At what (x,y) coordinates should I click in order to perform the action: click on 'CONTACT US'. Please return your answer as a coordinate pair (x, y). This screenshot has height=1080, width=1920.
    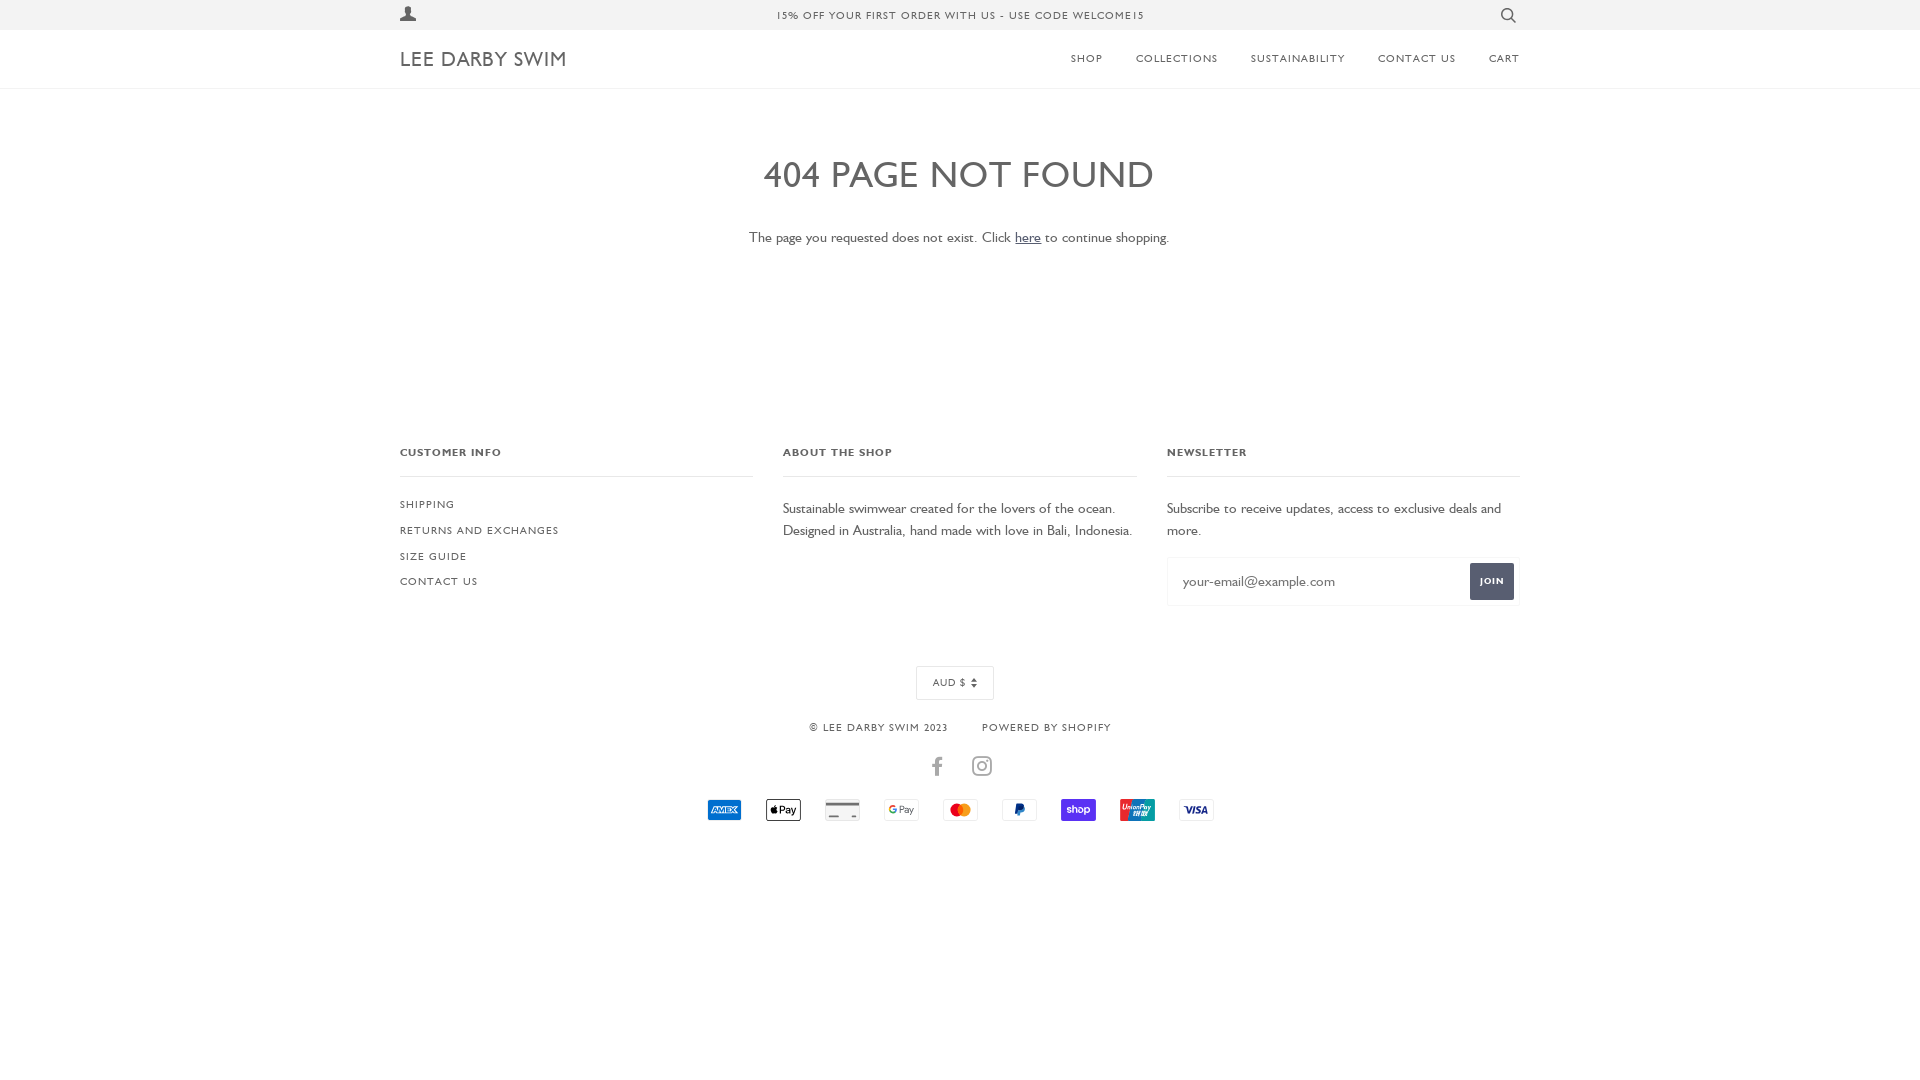
    Looking at the image, I should click on (1400, 57).